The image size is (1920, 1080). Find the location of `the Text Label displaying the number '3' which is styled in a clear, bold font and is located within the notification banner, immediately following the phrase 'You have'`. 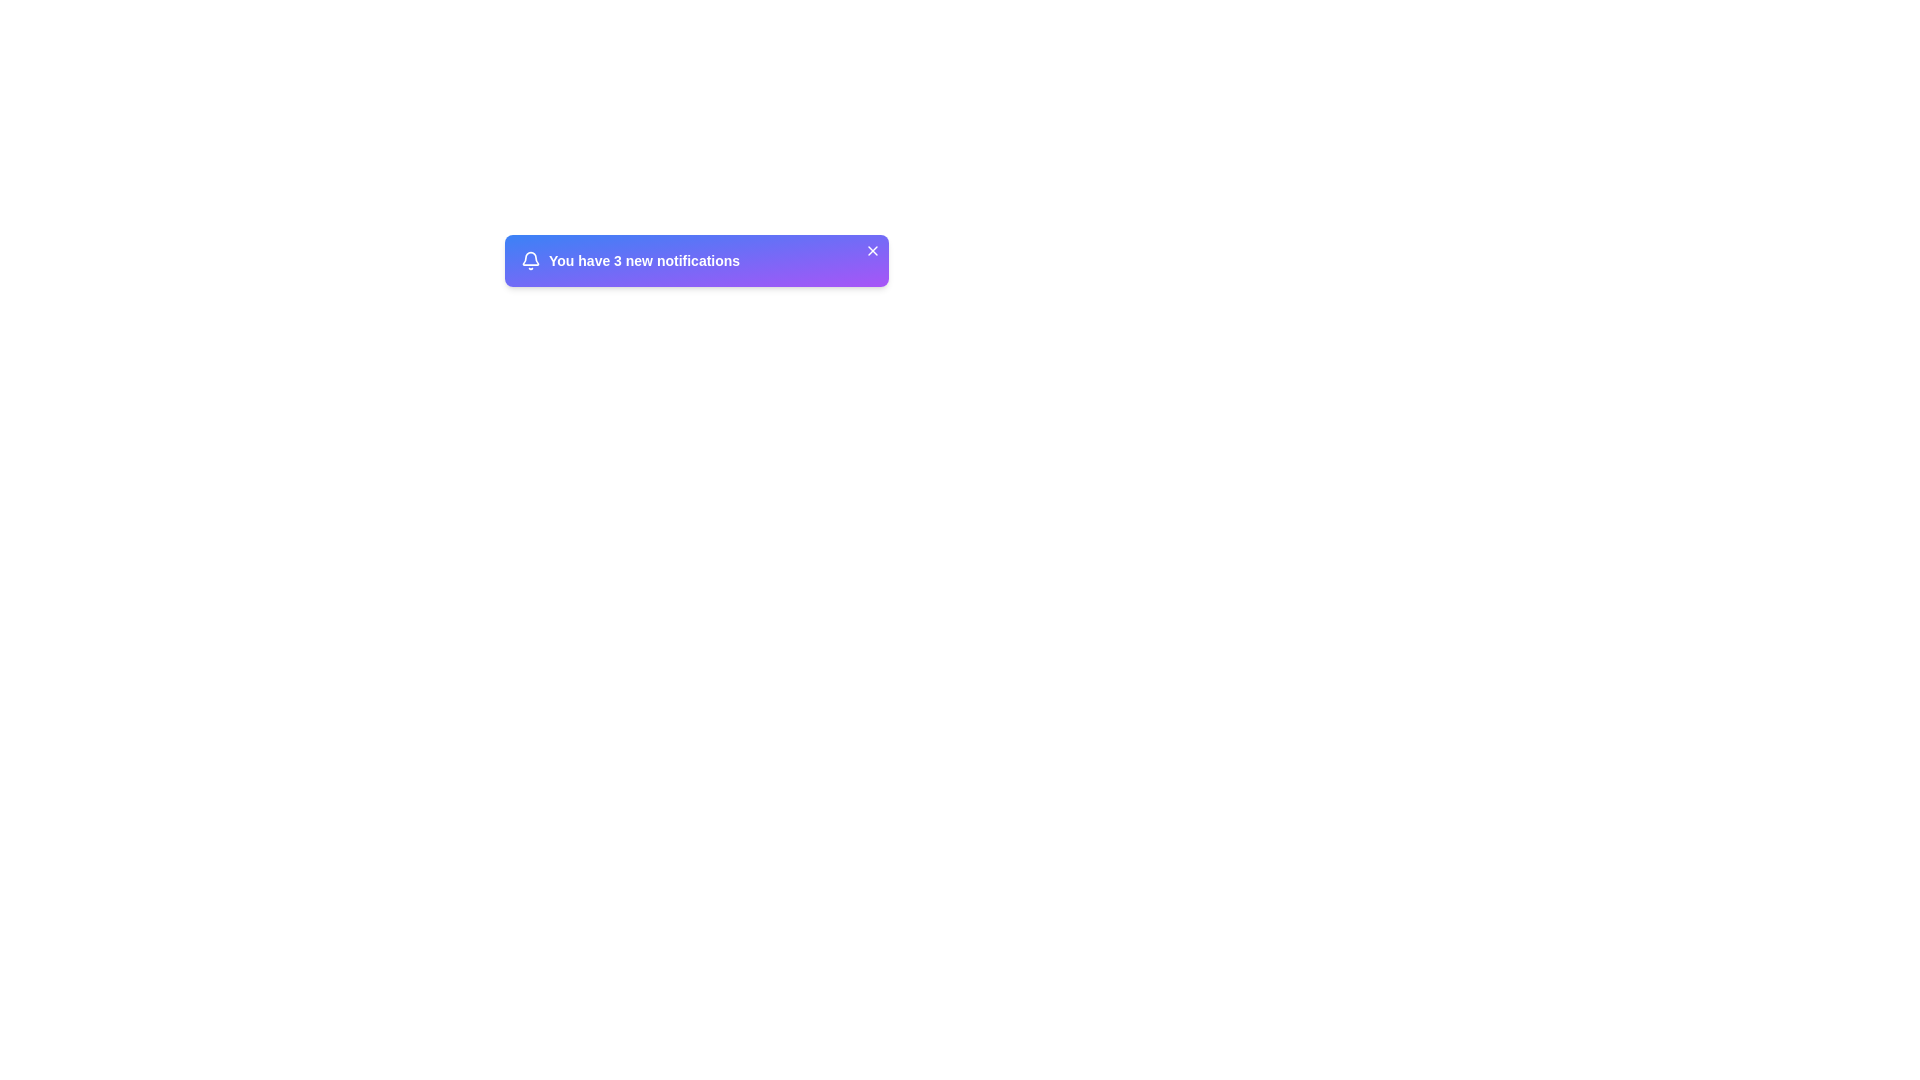

the Text Label displaying the number '3' which is styled in a clear, bold font and is located within the notification banner, immediately following the phrase 'You have' is located at coordinates (617, 260).